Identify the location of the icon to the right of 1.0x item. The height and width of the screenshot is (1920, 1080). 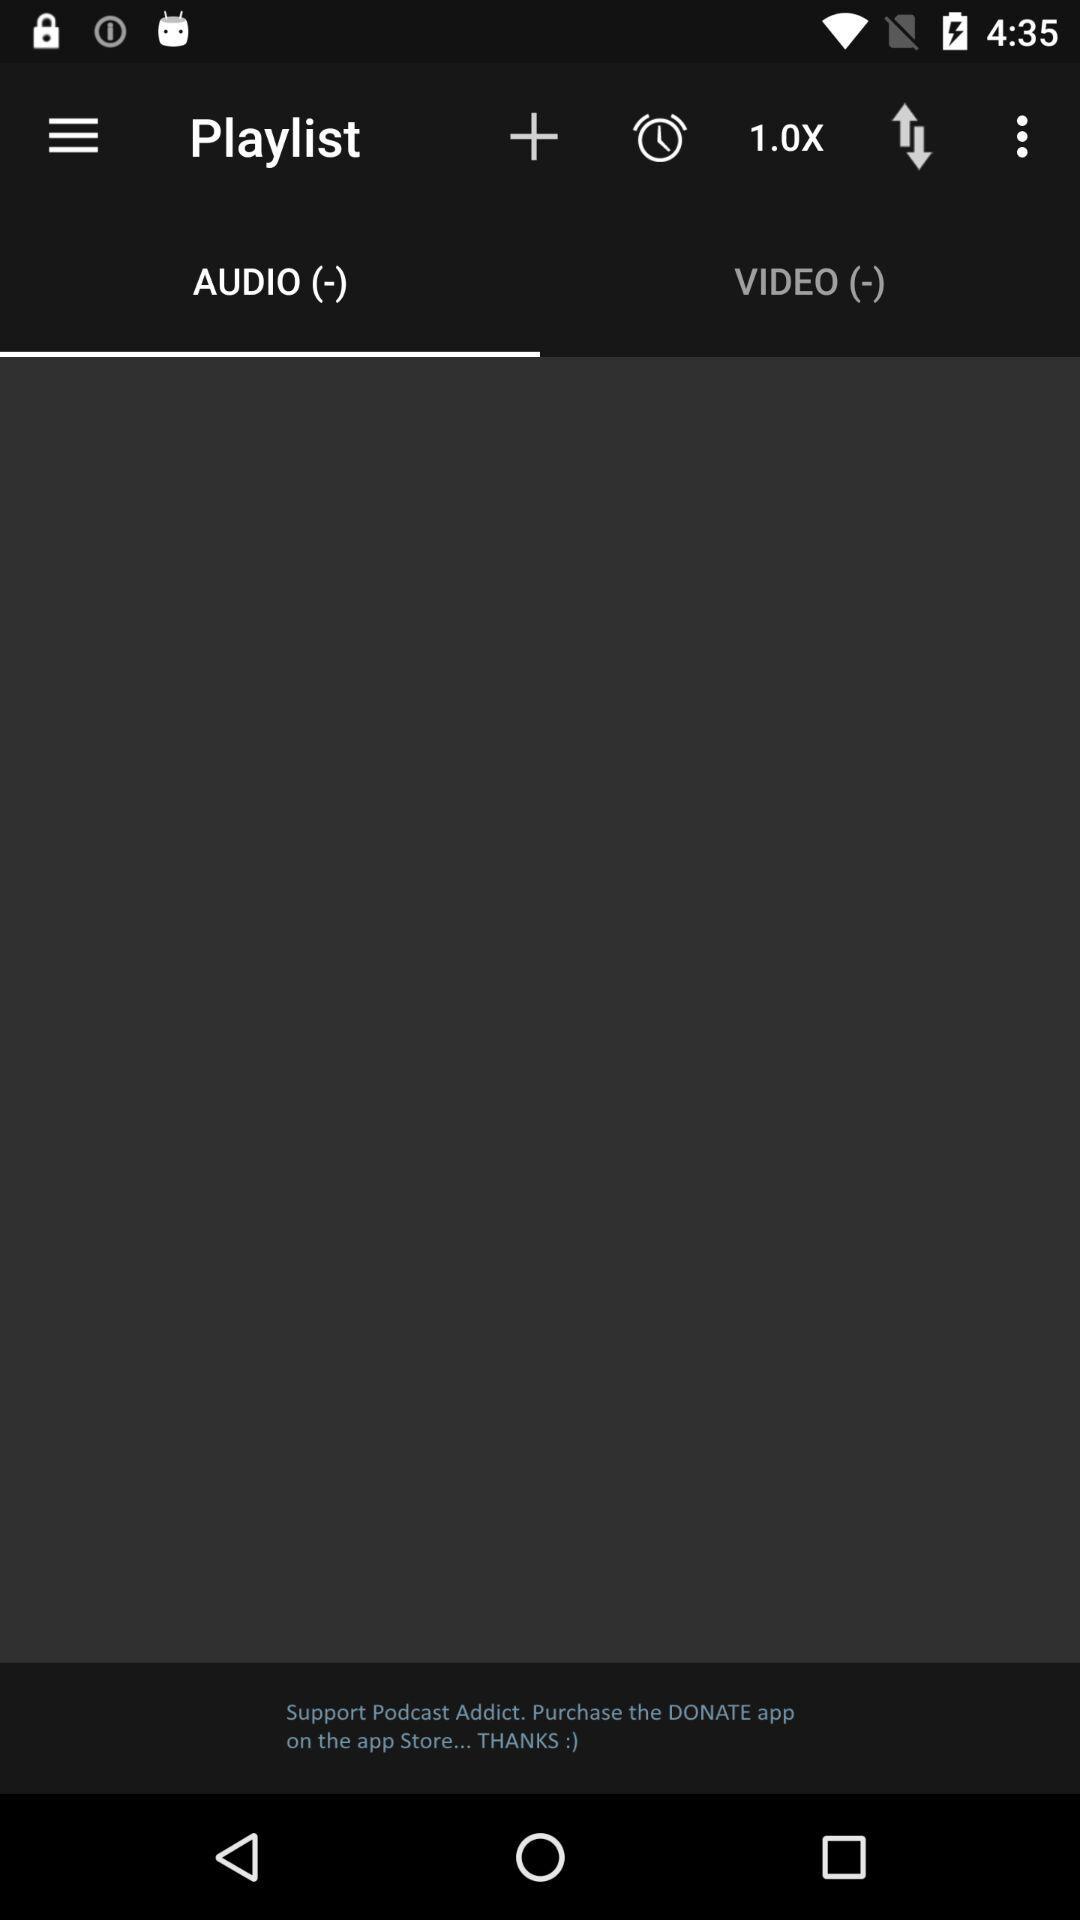
(911, 135).